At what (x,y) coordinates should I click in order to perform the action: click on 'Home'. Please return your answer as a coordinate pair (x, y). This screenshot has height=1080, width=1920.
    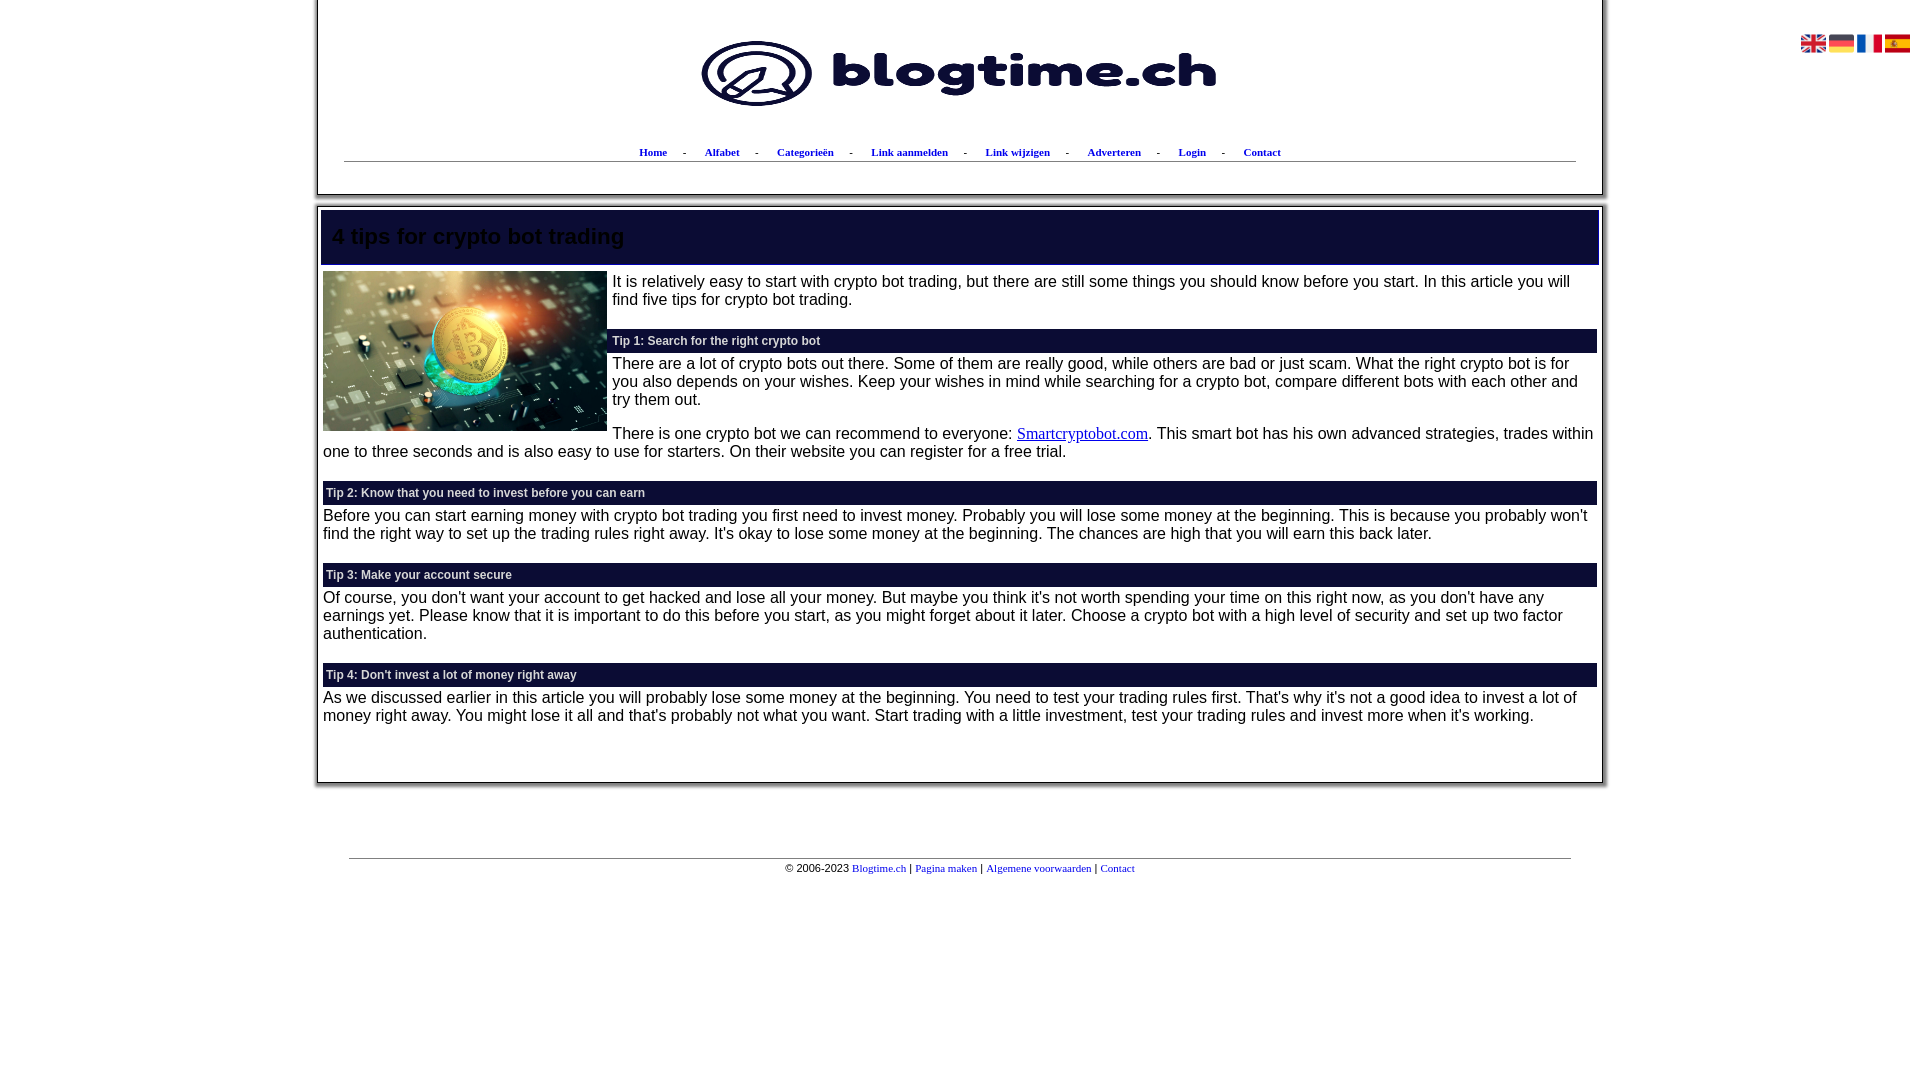
    Looking at the image, I should click on (652, 150).